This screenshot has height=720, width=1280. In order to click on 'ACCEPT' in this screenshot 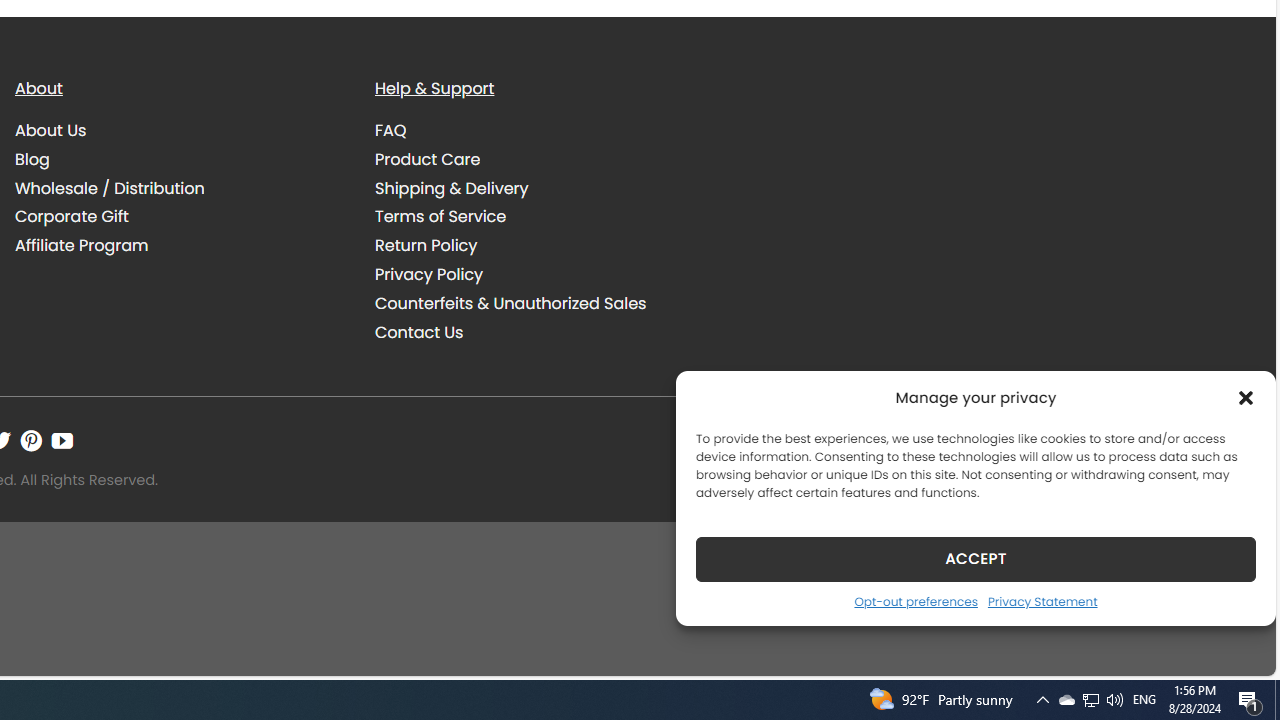, I will do `click(976, 558)`.